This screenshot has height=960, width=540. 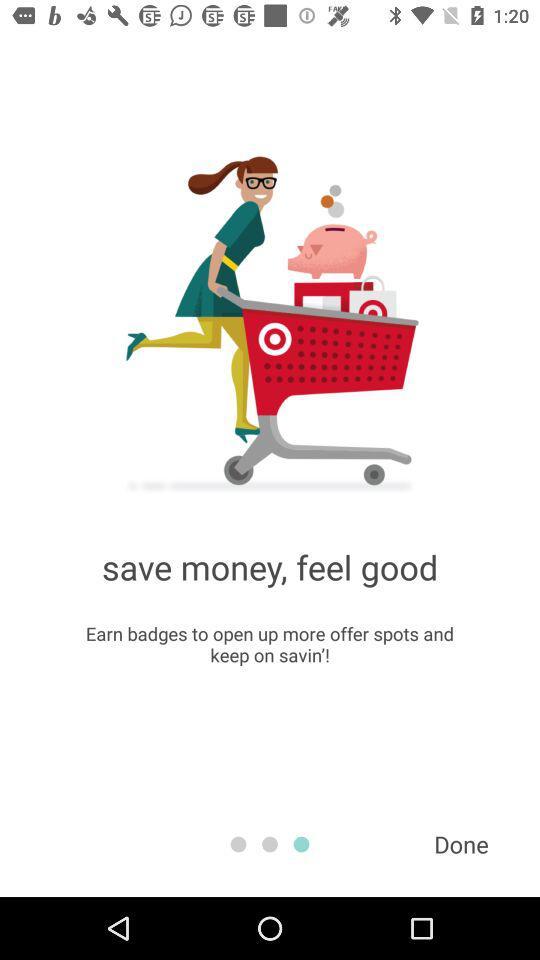 I want to click on the item at the bottom right corner, so click(x=461, y=843).